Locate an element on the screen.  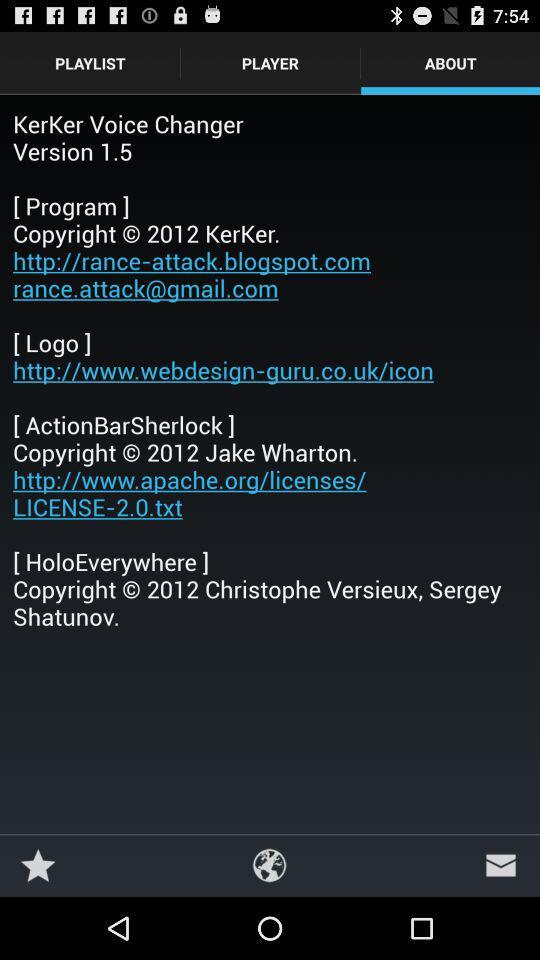
the item at the bottom left corner is located at coordinates (38, 864).